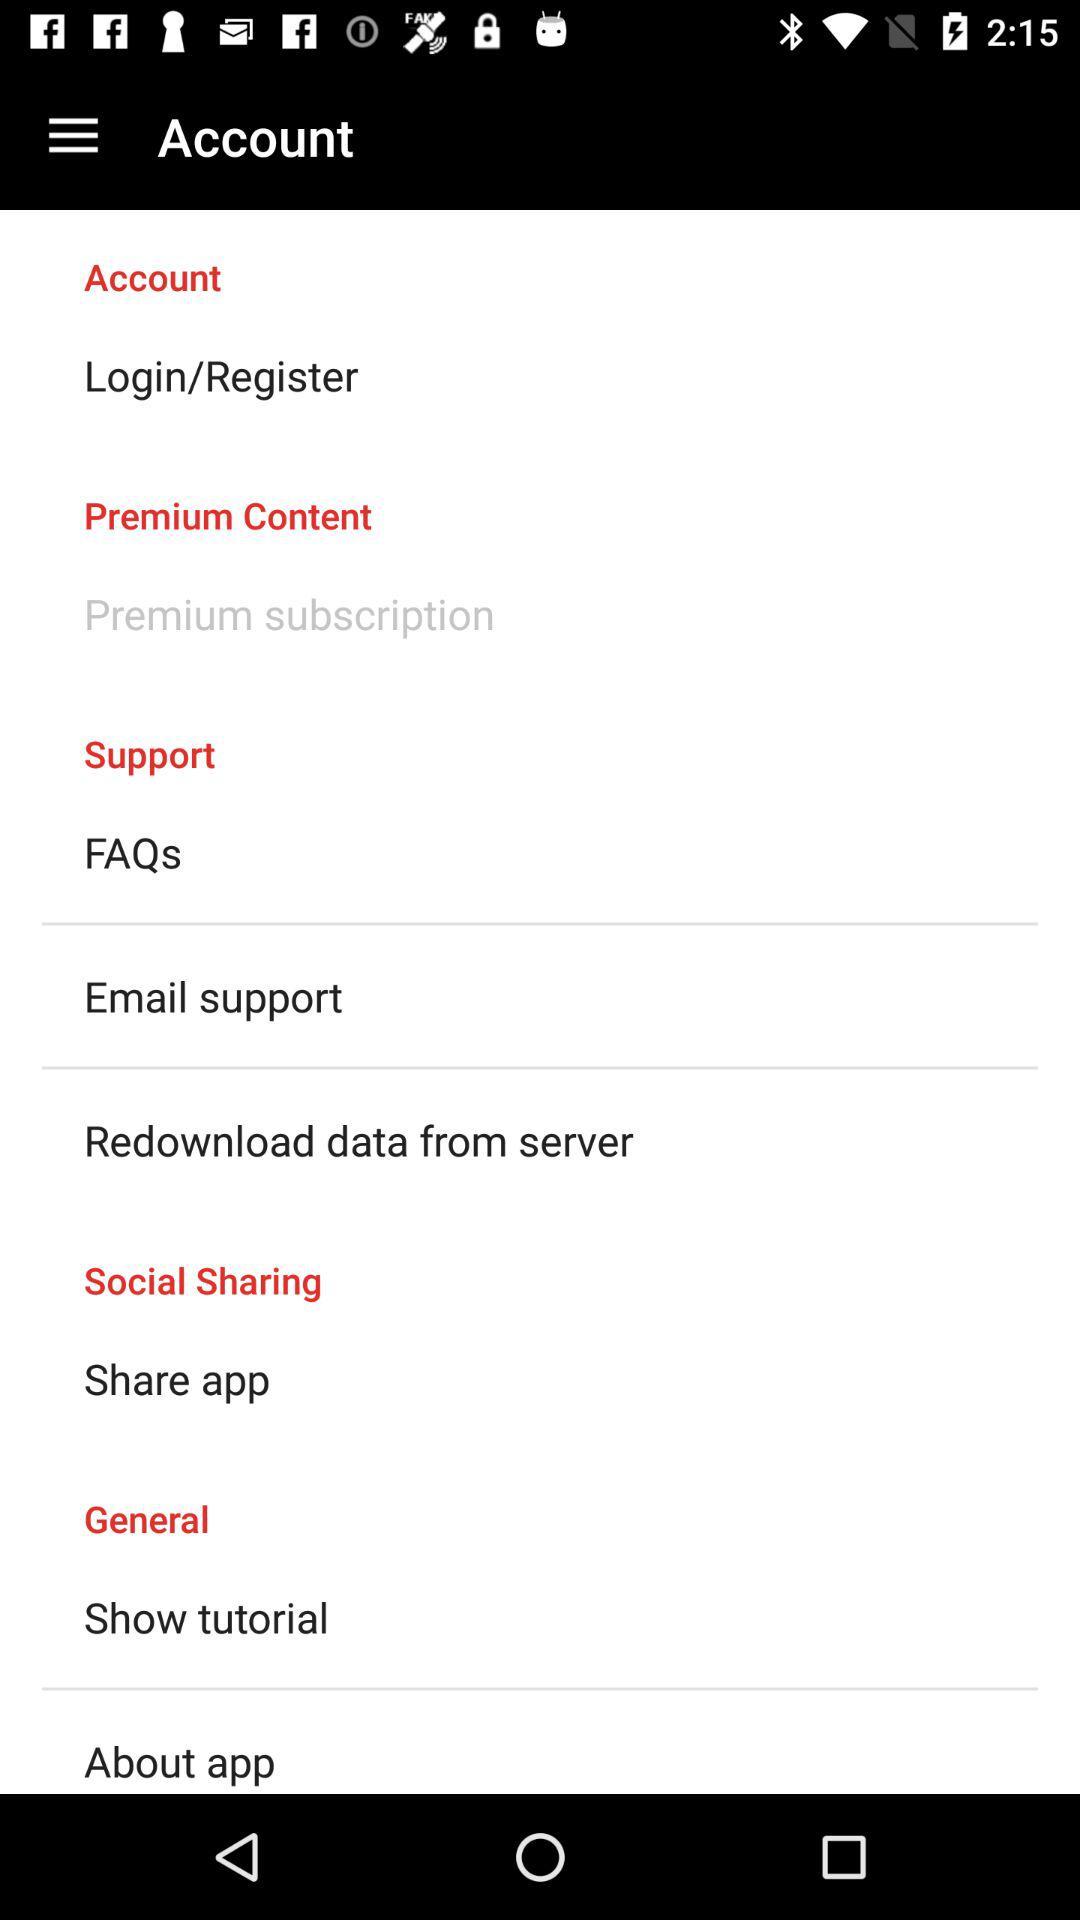 Image resolution: width=1080 pixels, height=1920 pixels. I want to click on the redownload data from icon, so click(357, 1140).